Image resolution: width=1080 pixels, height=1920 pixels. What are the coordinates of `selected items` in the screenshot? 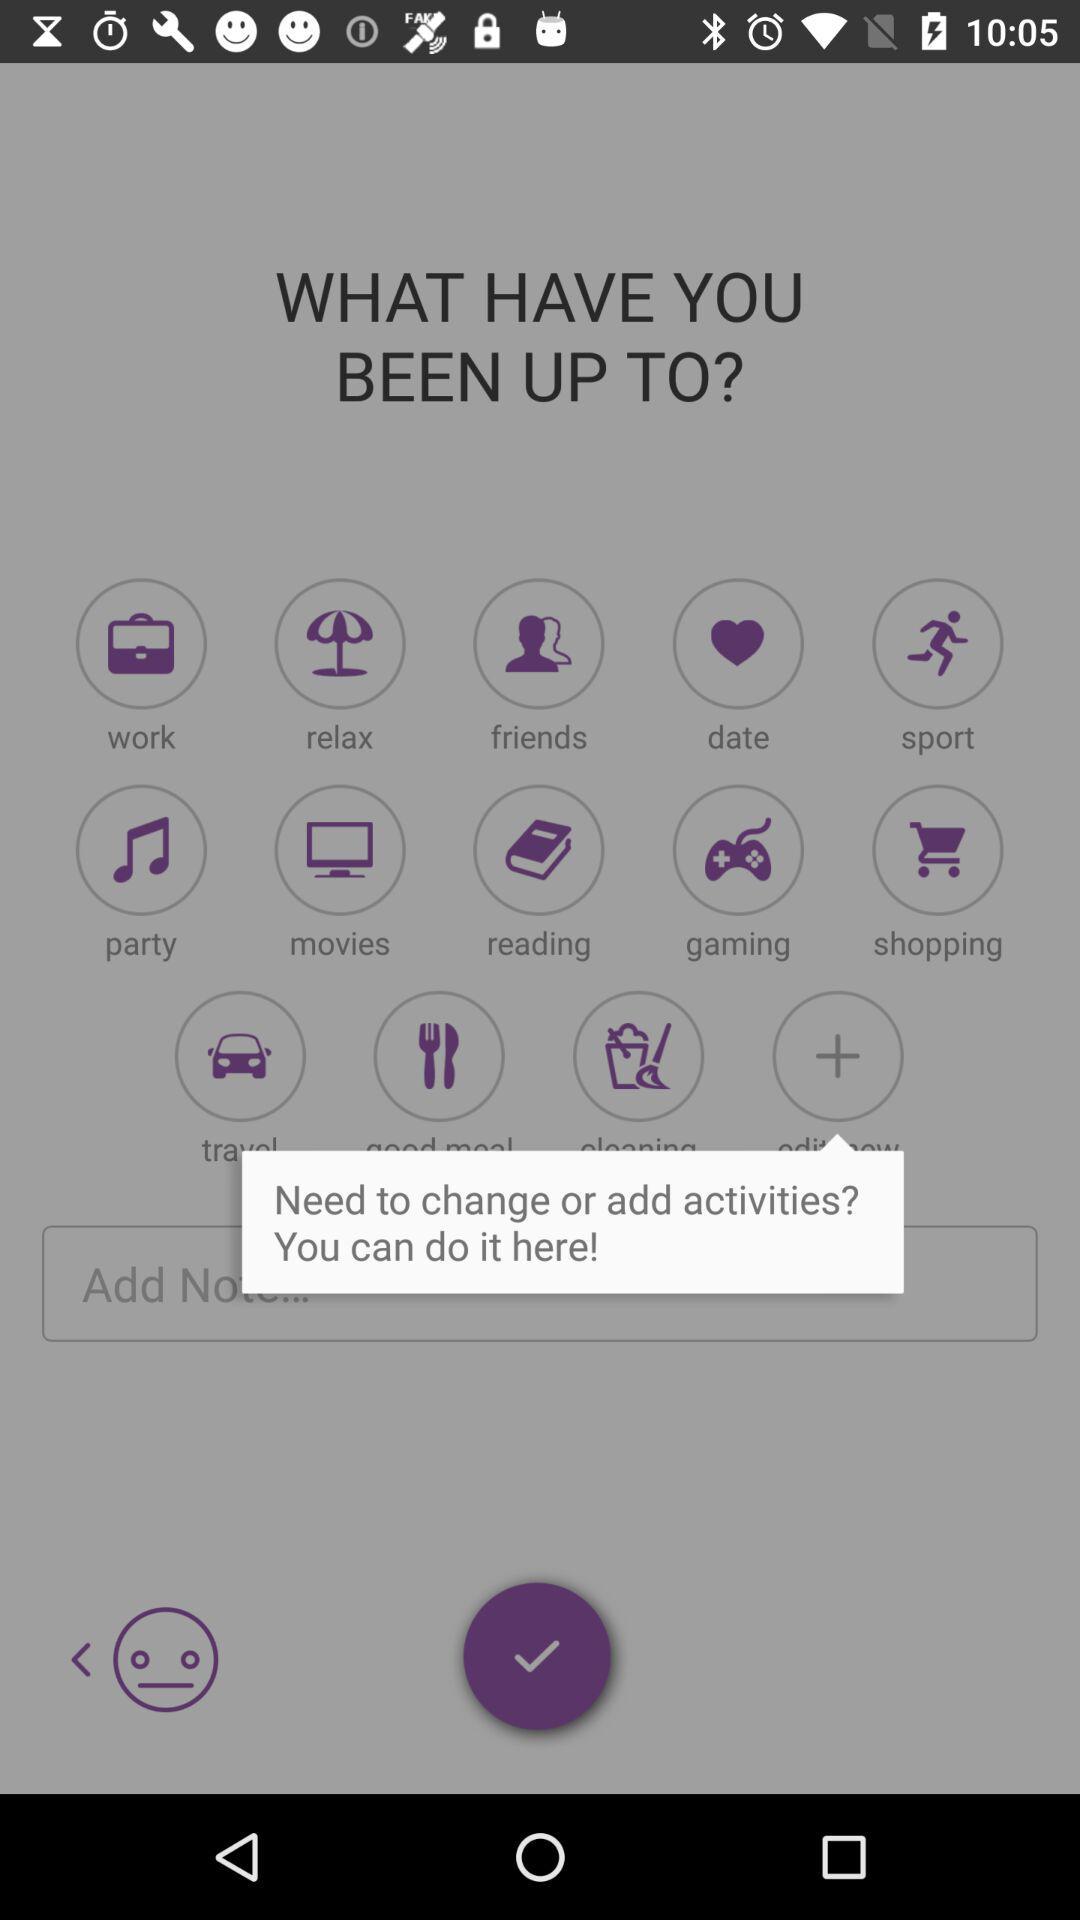 It's located at (538, 1660).